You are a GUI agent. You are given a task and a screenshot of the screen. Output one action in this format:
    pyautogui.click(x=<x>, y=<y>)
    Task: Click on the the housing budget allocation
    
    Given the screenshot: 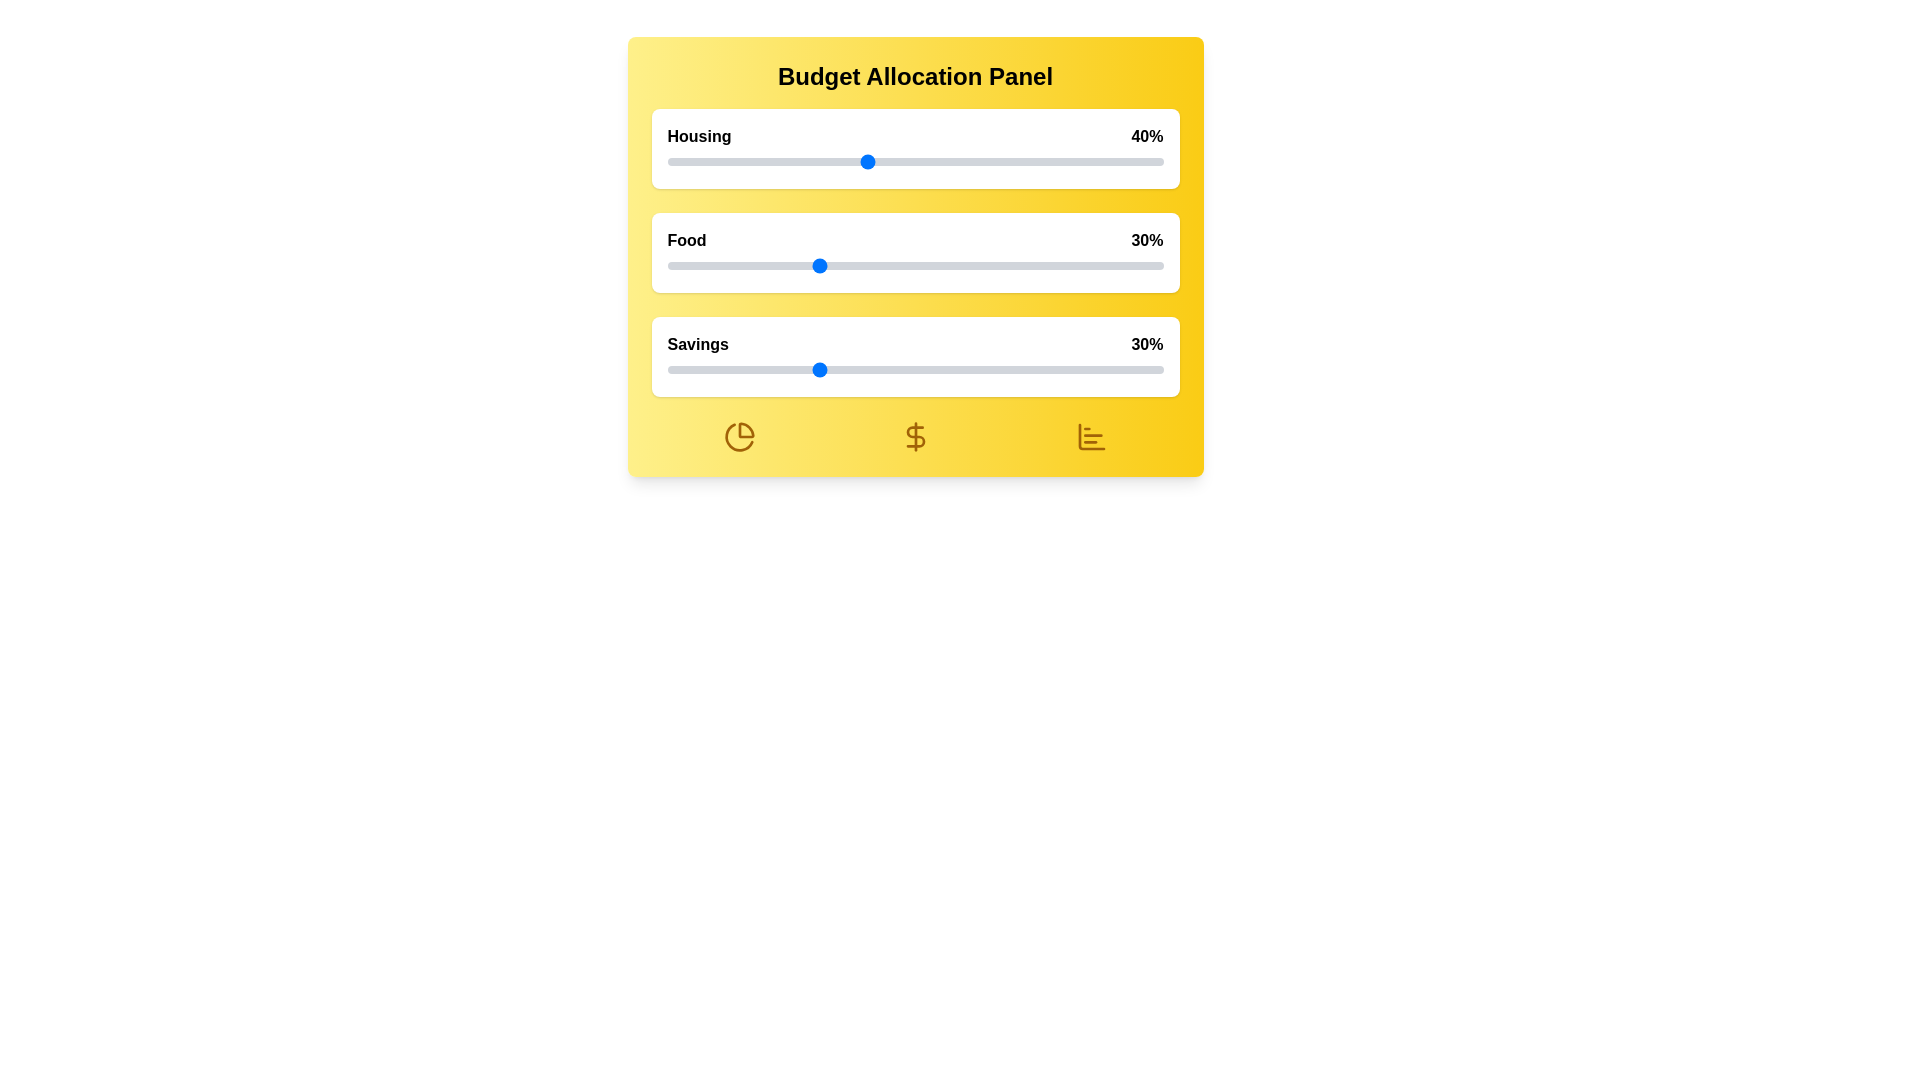 What is the action you would take?
    pyautogui.click(x=745, y=161)
    